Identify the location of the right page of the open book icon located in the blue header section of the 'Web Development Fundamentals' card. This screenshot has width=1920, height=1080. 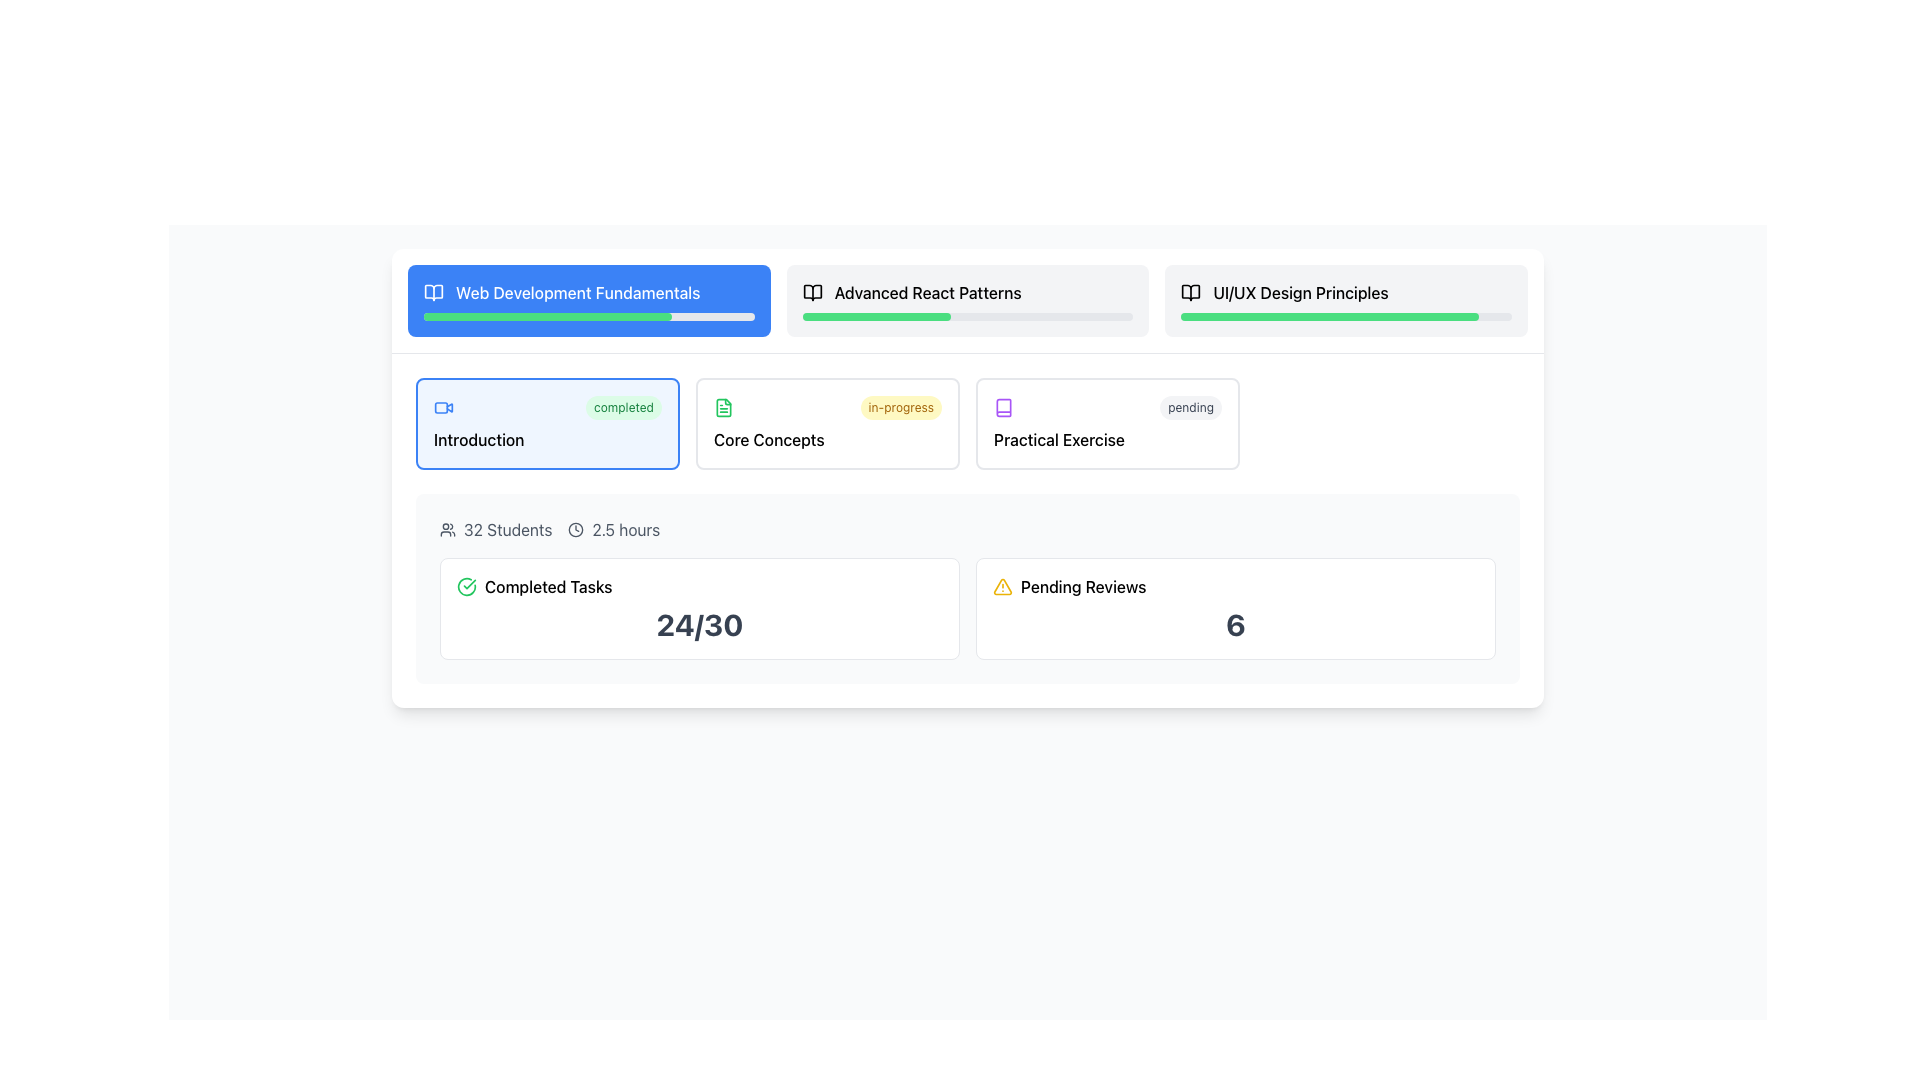
(432, 293).